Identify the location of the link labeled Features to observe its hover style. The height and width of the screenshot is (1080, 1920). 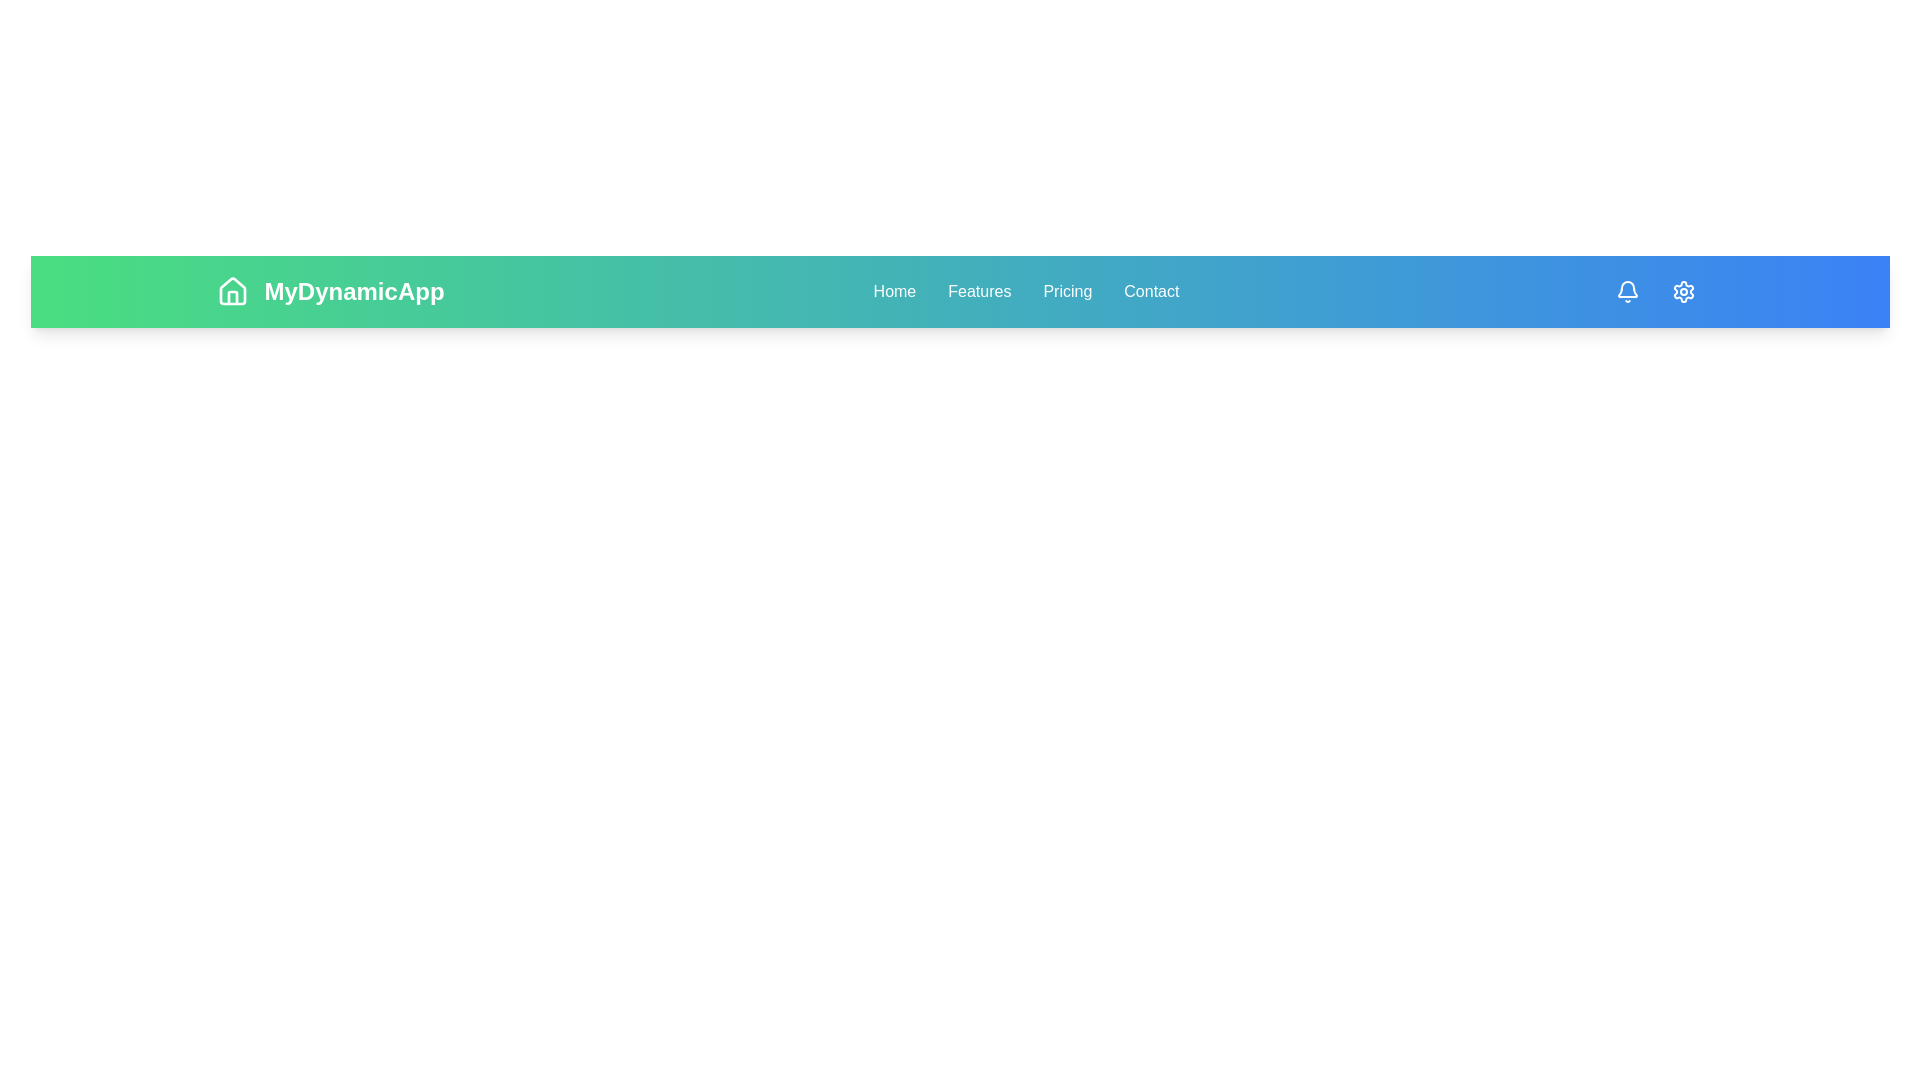
(979, 292).